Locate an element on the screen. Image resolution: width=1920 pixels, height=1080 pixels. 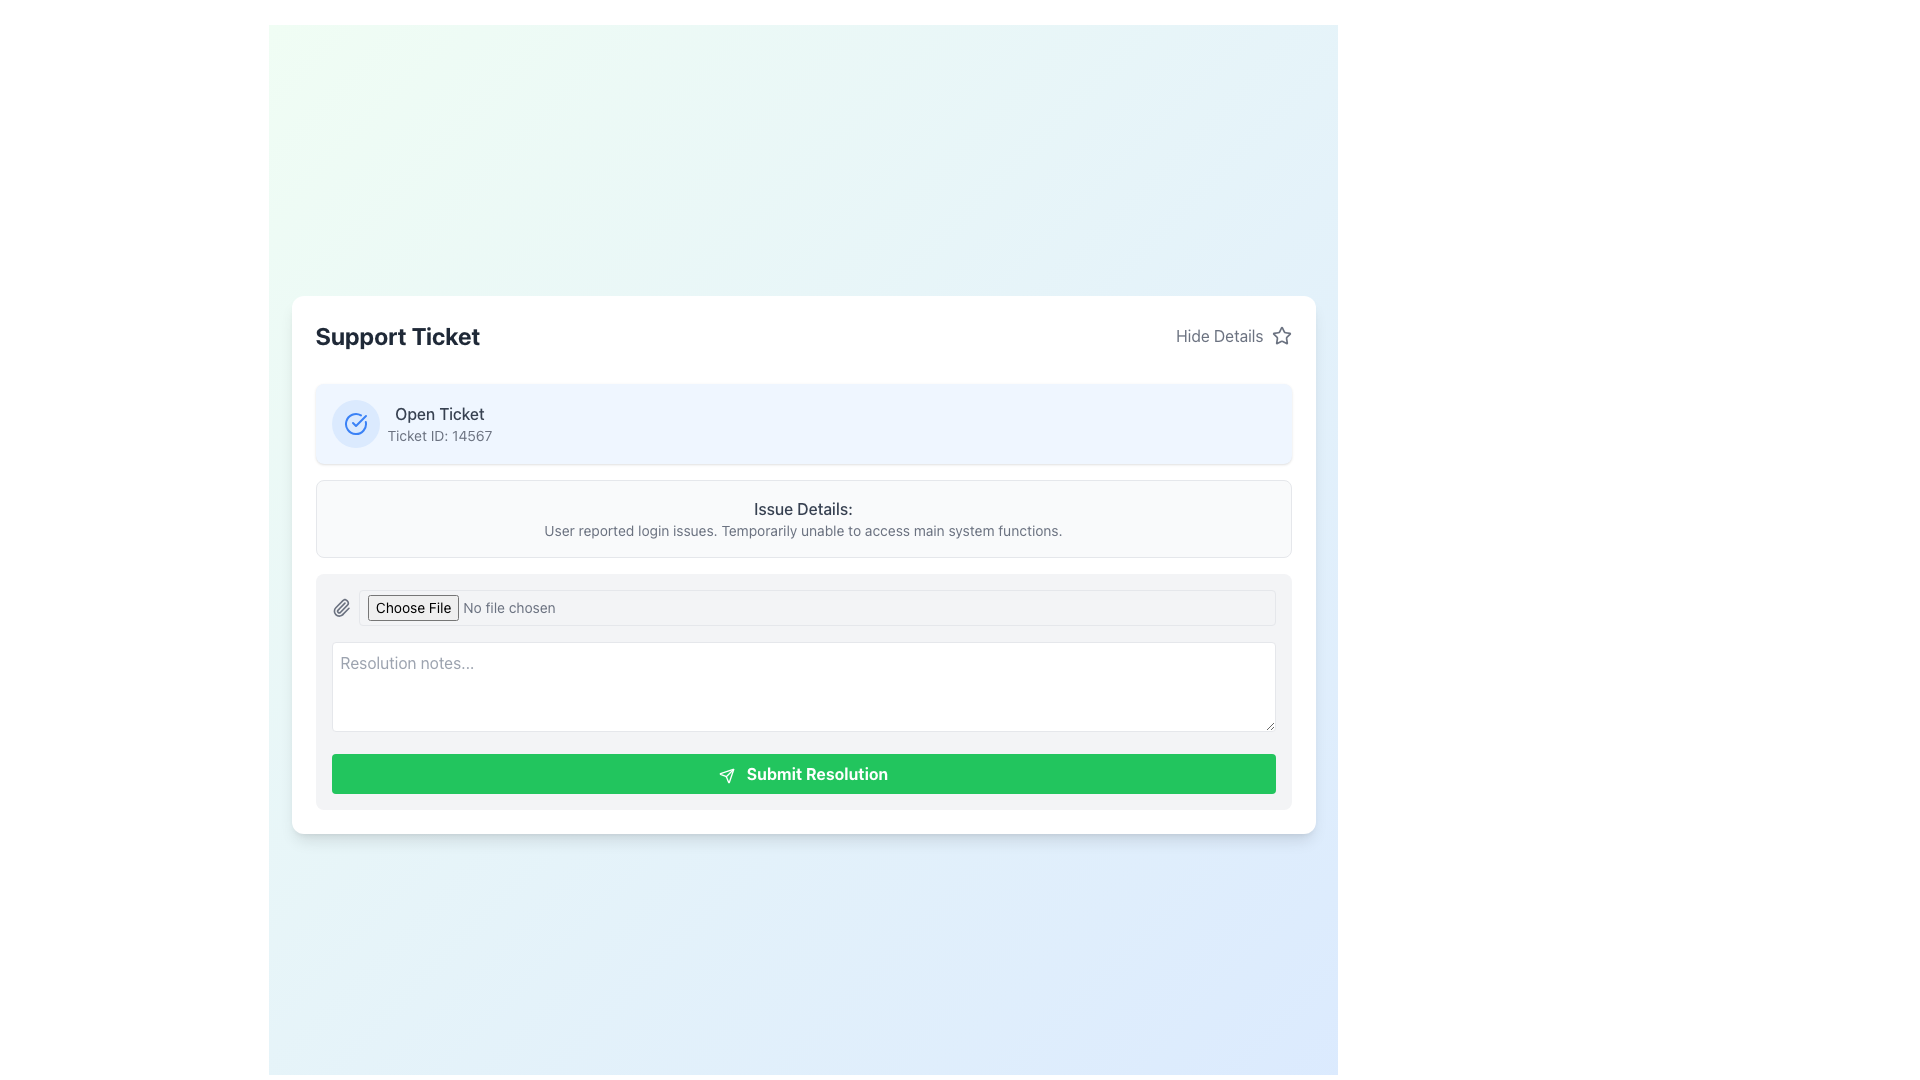
the 'Hide Details' text in the top-right segment of the ticket details section is located at coordinates (1218, 334).